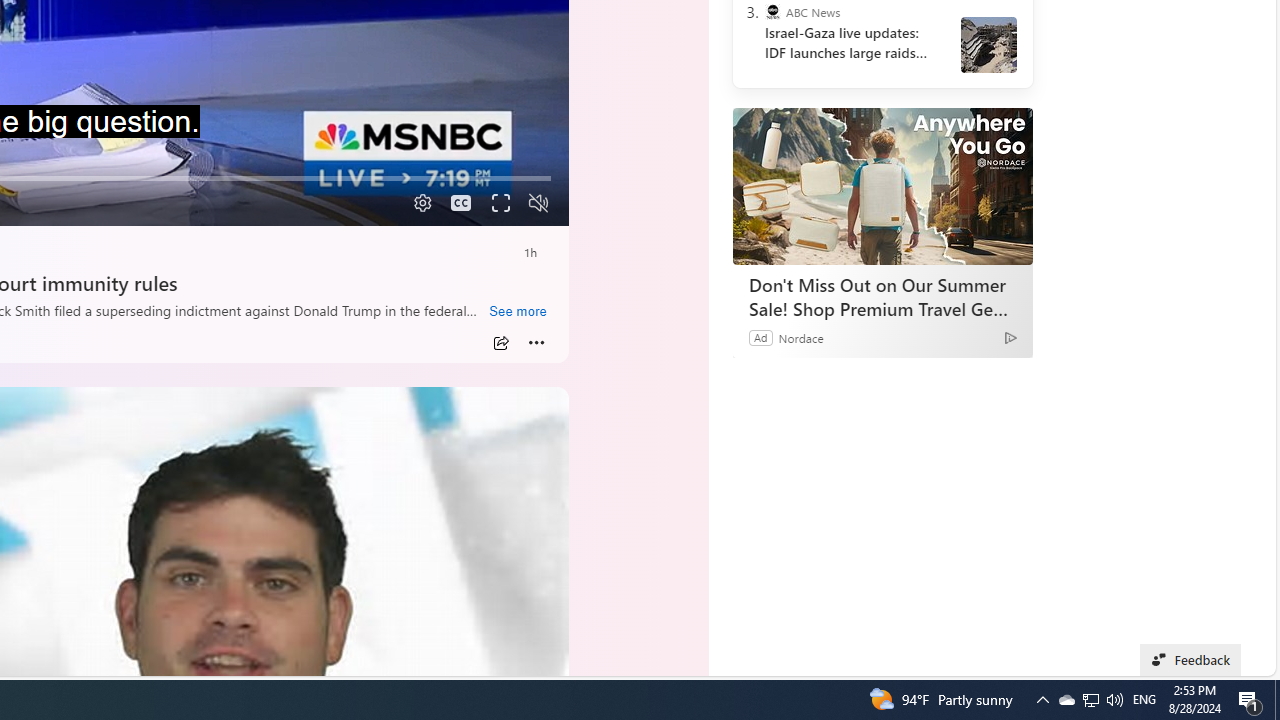  What do you see at coordinates (1191, 659) in the screenshot?
I see `'Feedback'` at bounding box center [1191, 659].